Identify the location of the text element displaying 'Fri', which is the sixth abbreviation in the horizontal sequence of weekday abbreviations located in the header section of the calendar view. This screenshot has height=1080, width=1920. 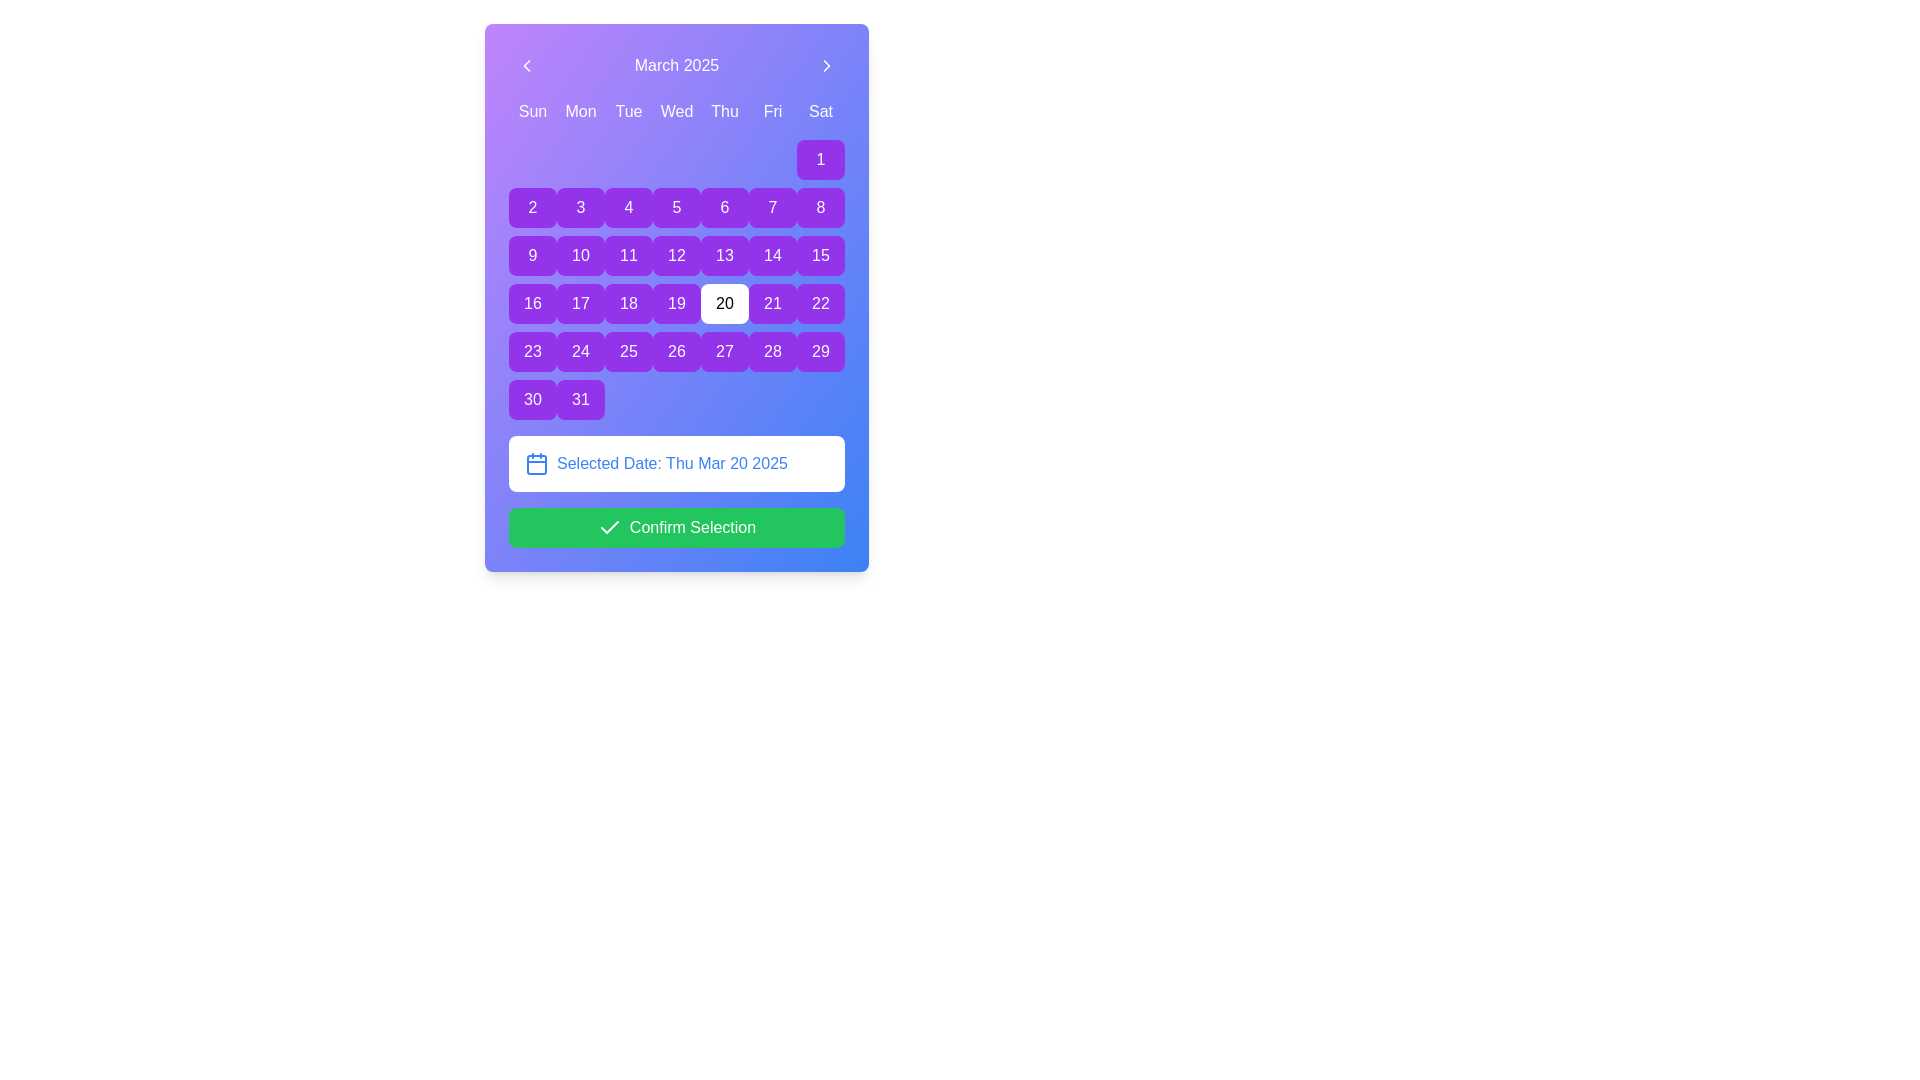
(771, 111).